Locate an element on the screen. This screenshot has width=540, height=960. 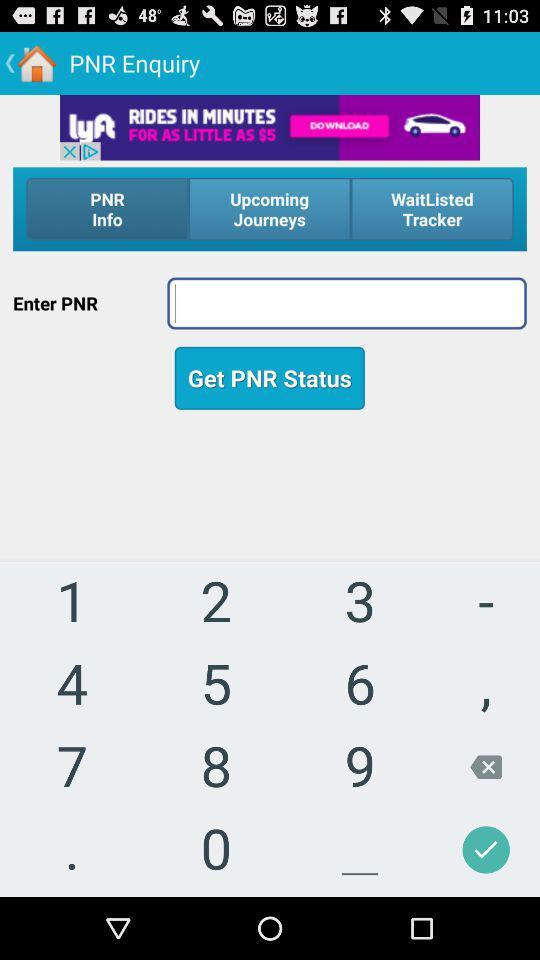
advertisement image is located at coordinates (270, 126).